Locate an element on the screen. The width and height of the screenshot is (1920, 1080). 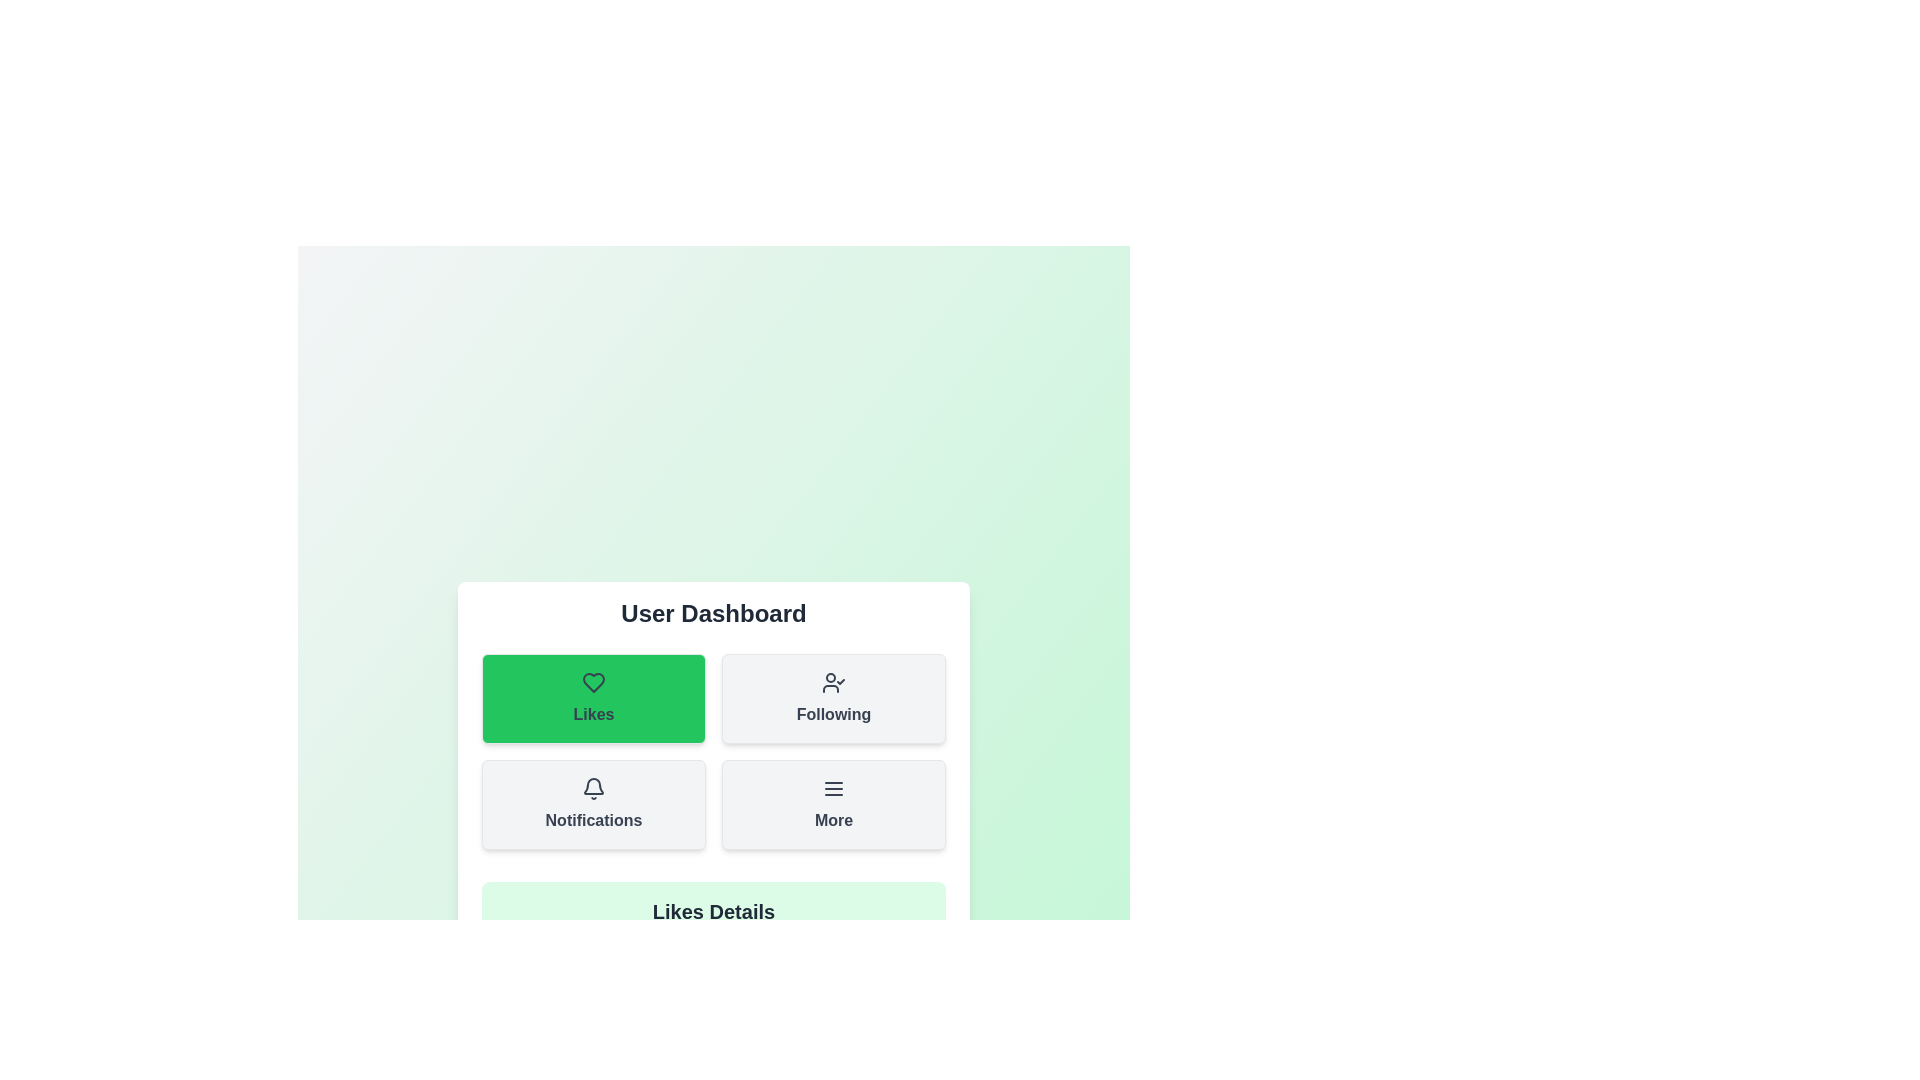
the button labeled 'Likes' to observe its animation is located at coordinates (593, 697).